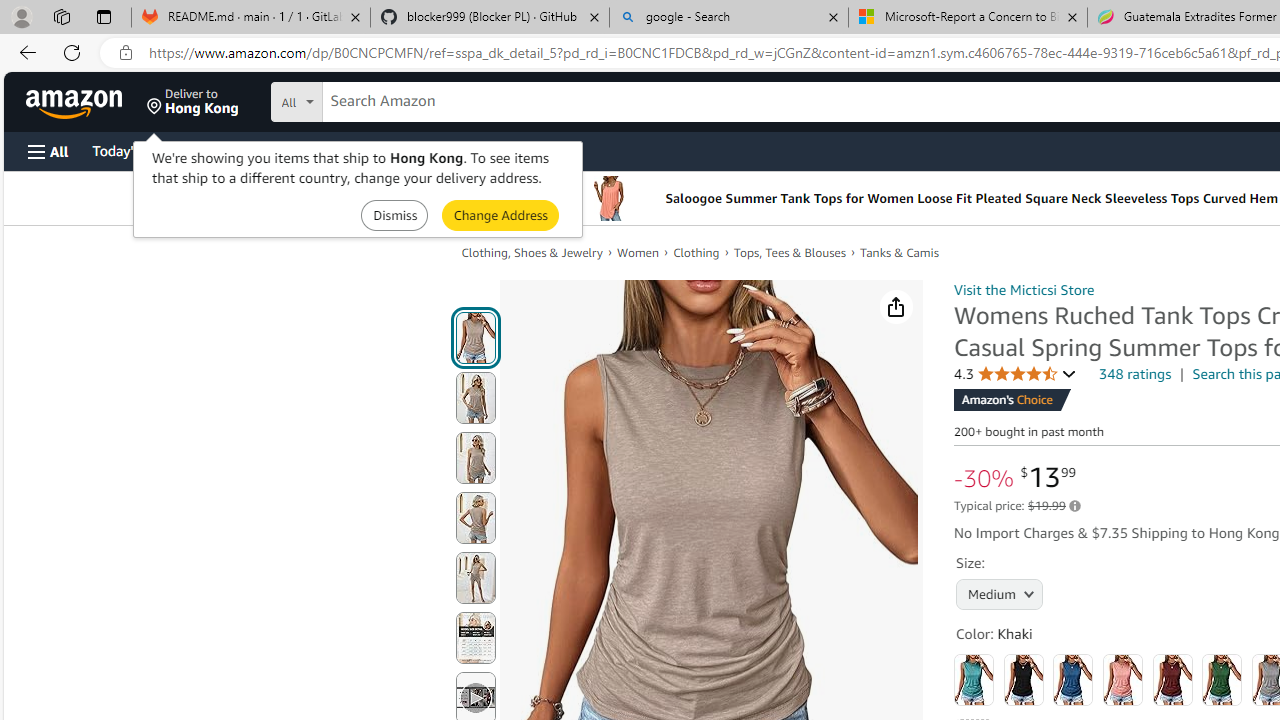 The width and height of the screenshot is (1280, 720). I want to click on 'Tops, Tees & Blouses', so click(788, 252).